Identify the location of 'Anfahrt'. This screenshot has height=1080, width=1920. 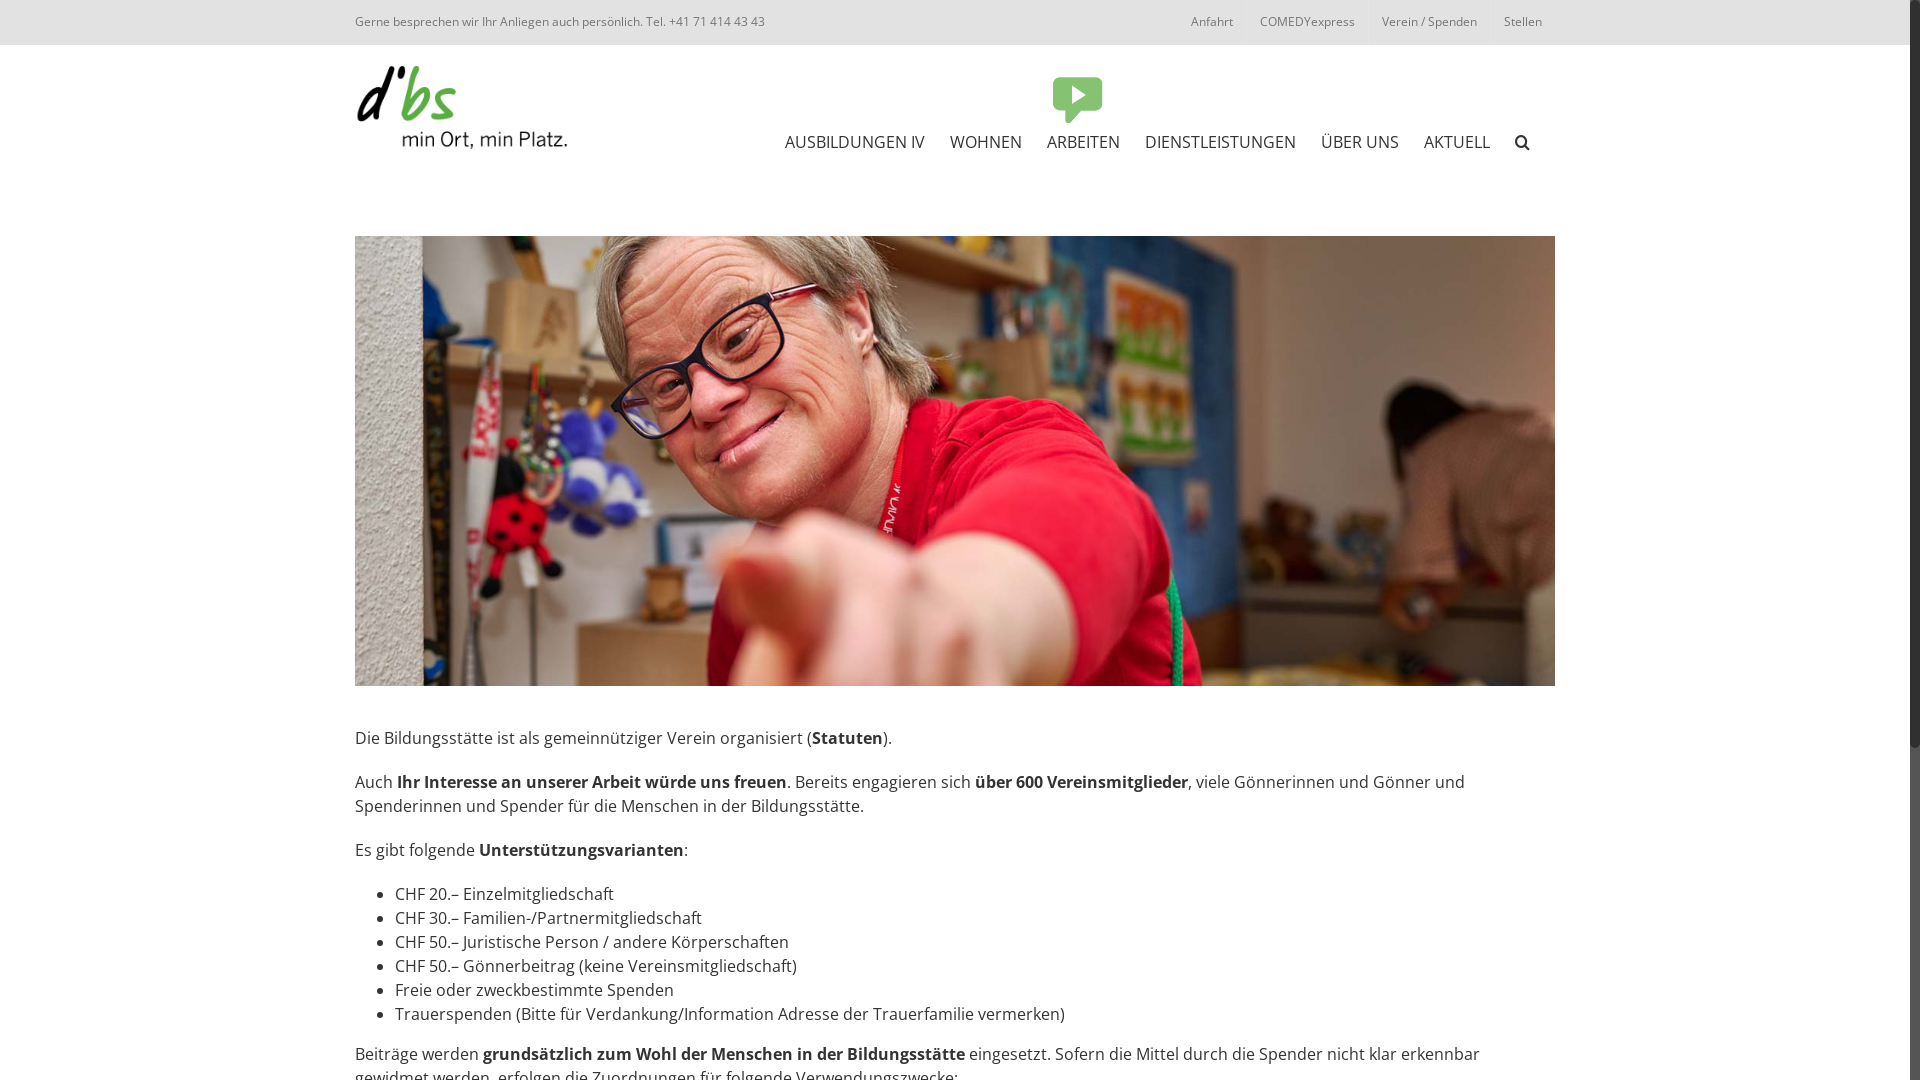
(1210, 22).